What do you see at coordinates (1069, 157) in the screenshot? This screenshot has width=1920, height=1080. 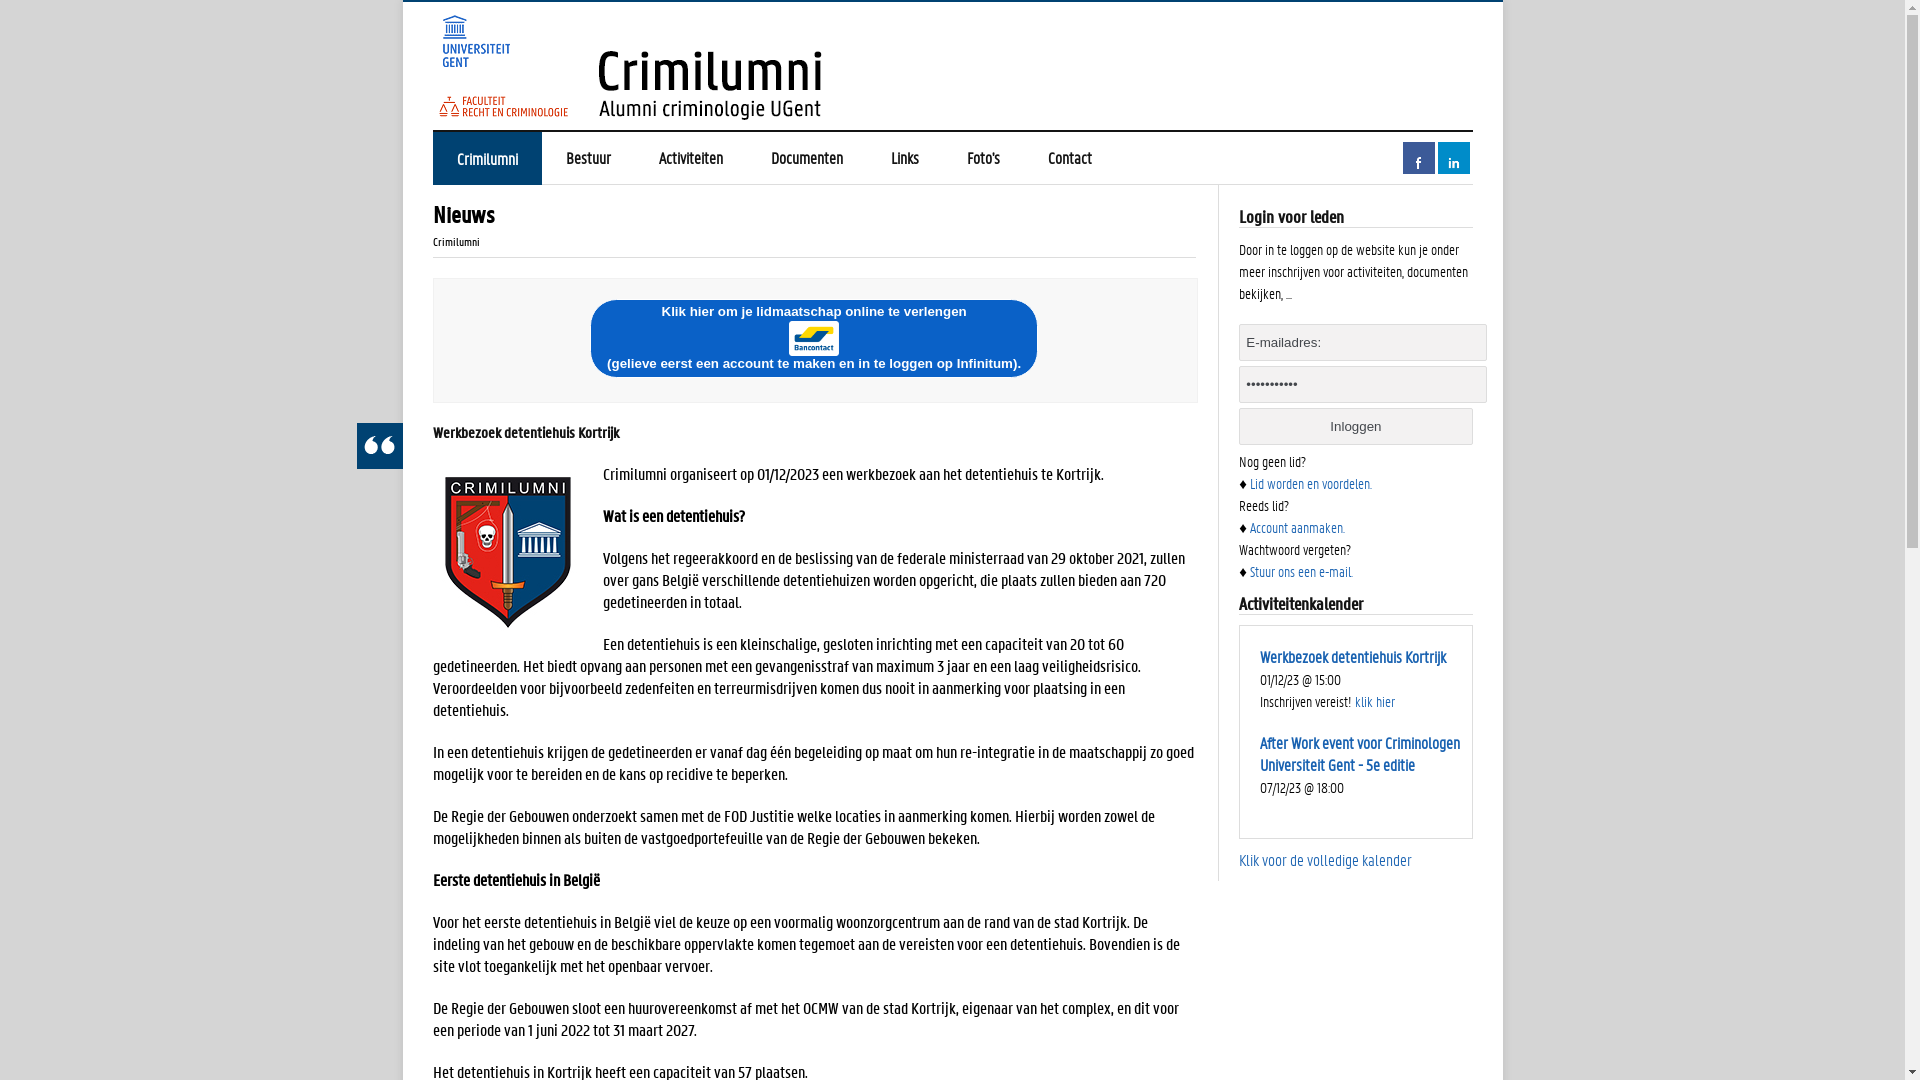 I see `'Contact'` at bounding box center [1069, 157].